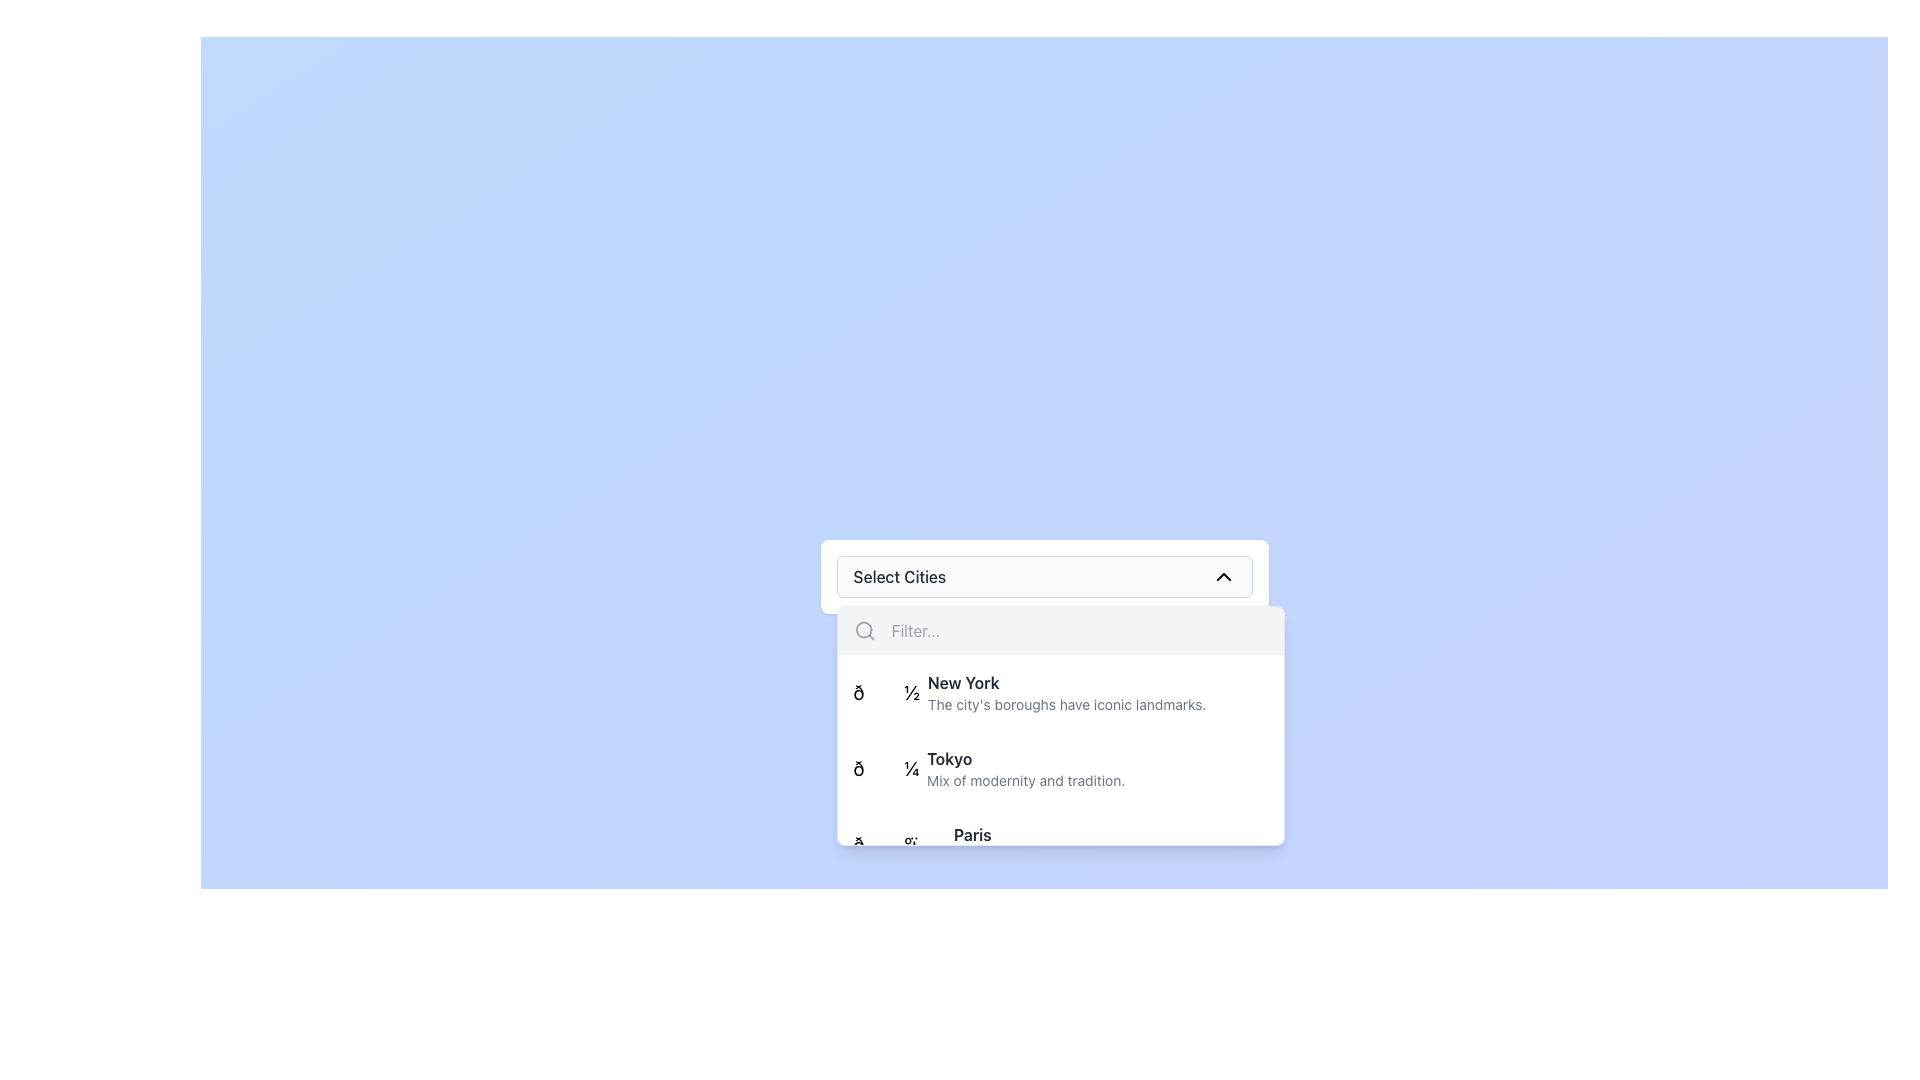 The height and width of the screenshot is (1080, 1920). Describe the element at coordinates (1043, 577) in the screenshot. I see `the Dropdown trigger button located at the top of the dropdown menu` at that location.